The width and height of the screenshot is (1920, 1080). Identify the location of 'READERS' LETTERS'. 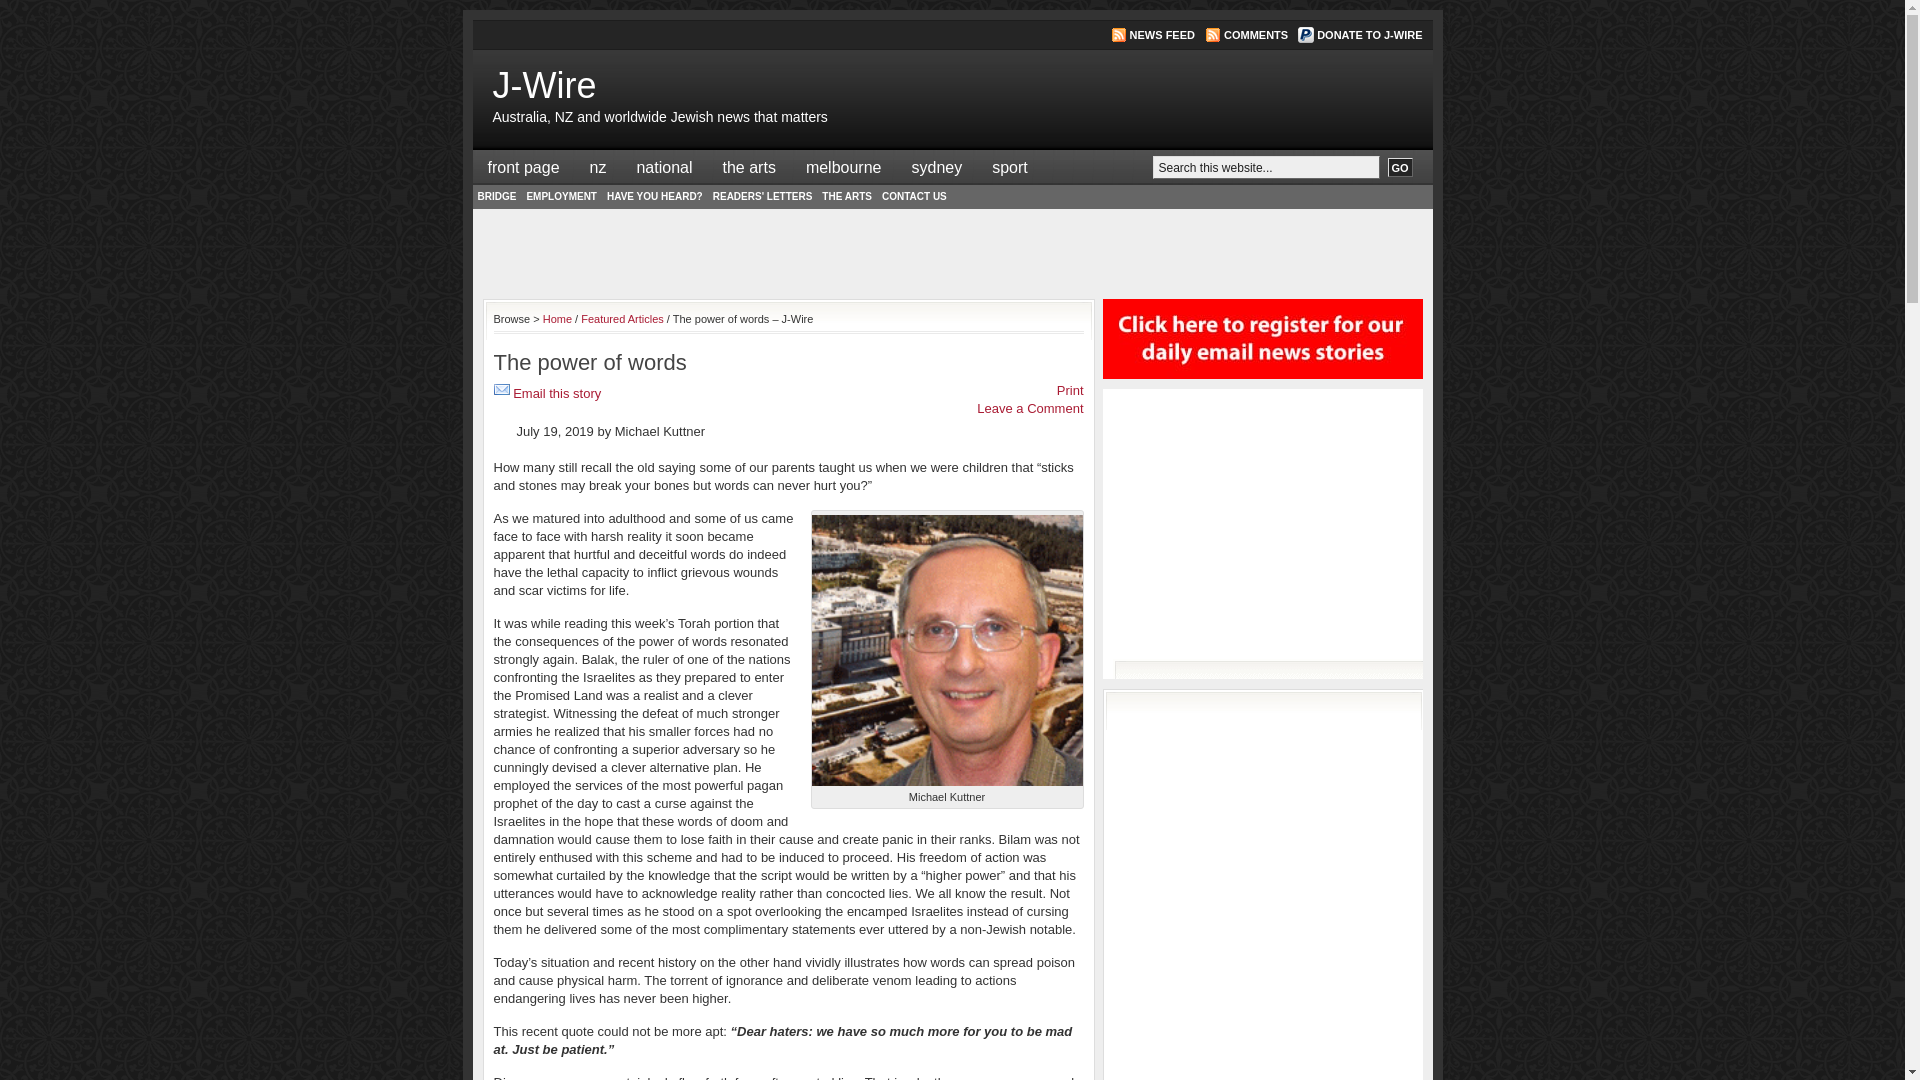
(762, 196).